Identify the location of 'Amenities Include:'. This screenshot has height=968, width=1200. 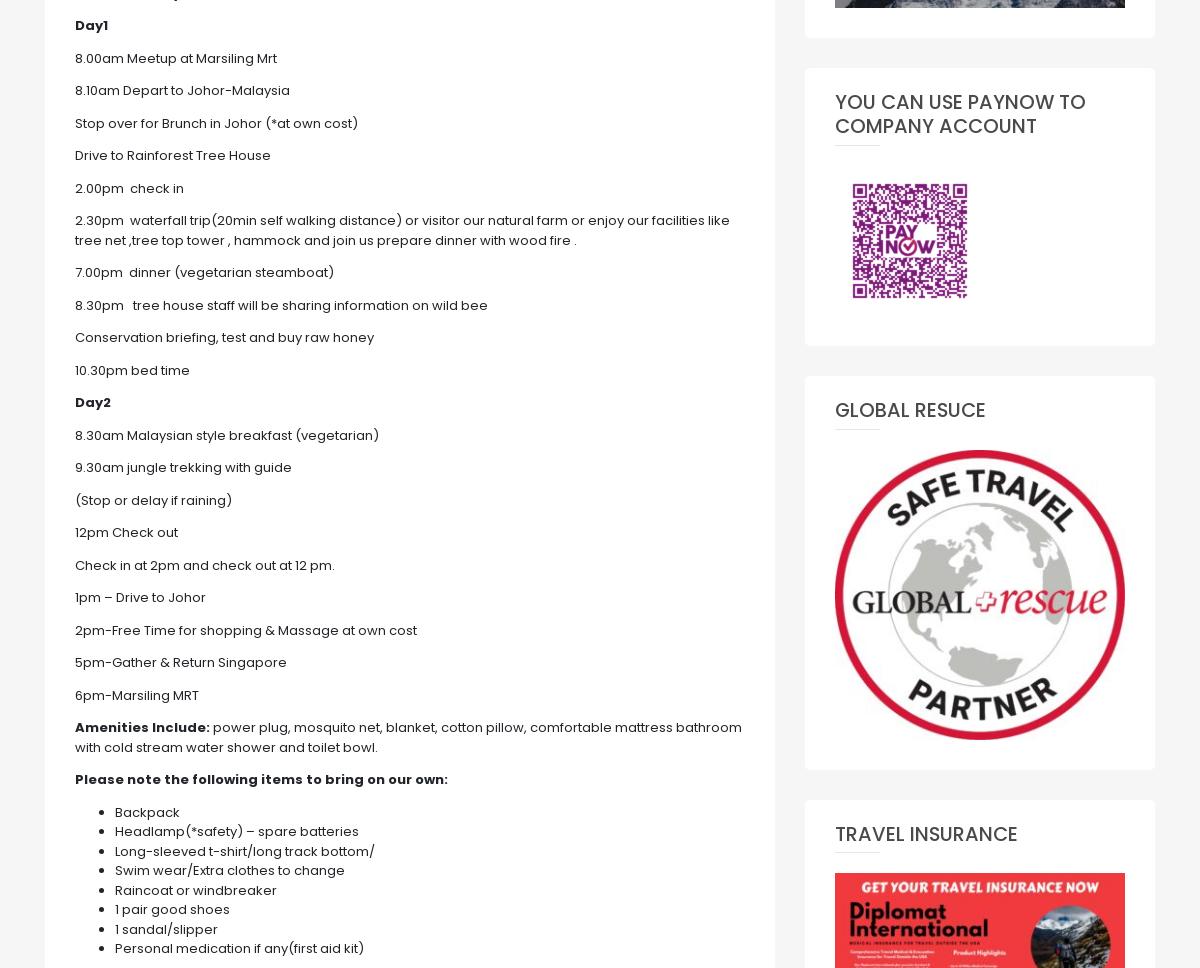
(142, 727).